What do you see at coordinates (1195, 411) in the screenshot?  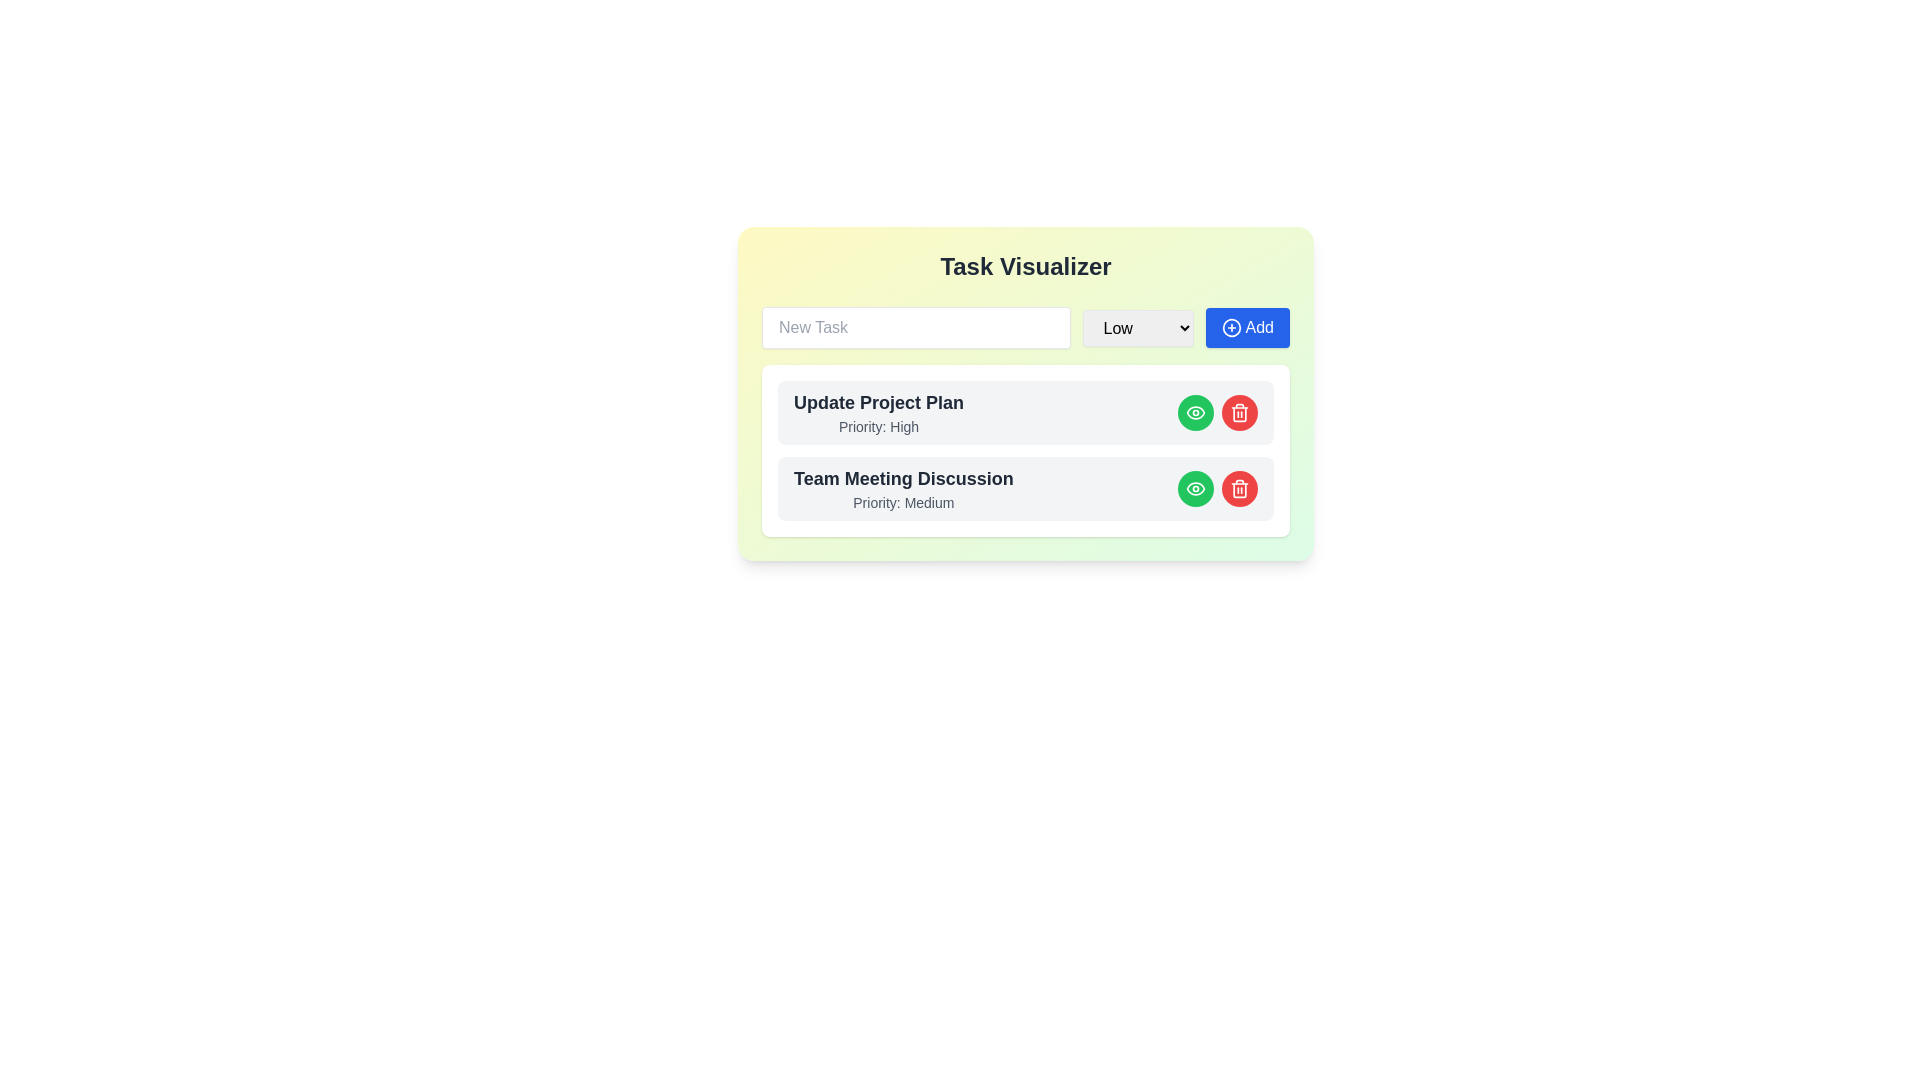 I see `the circular Icon Button with a green background and white eye icon` at bounding box center [1195, 411].